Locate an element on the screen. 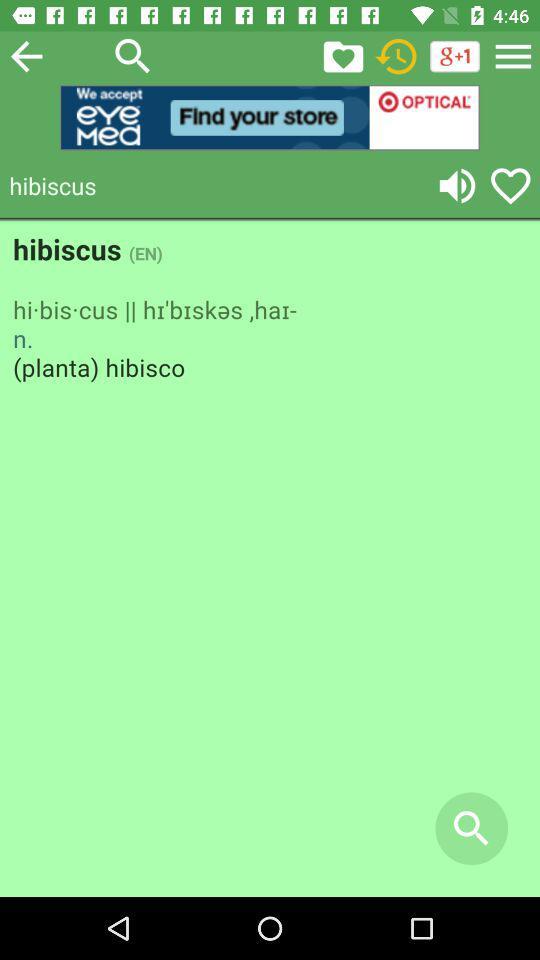 The height and width of the screenshot is (960, 540). reload option is located at coordinates (396, 55).